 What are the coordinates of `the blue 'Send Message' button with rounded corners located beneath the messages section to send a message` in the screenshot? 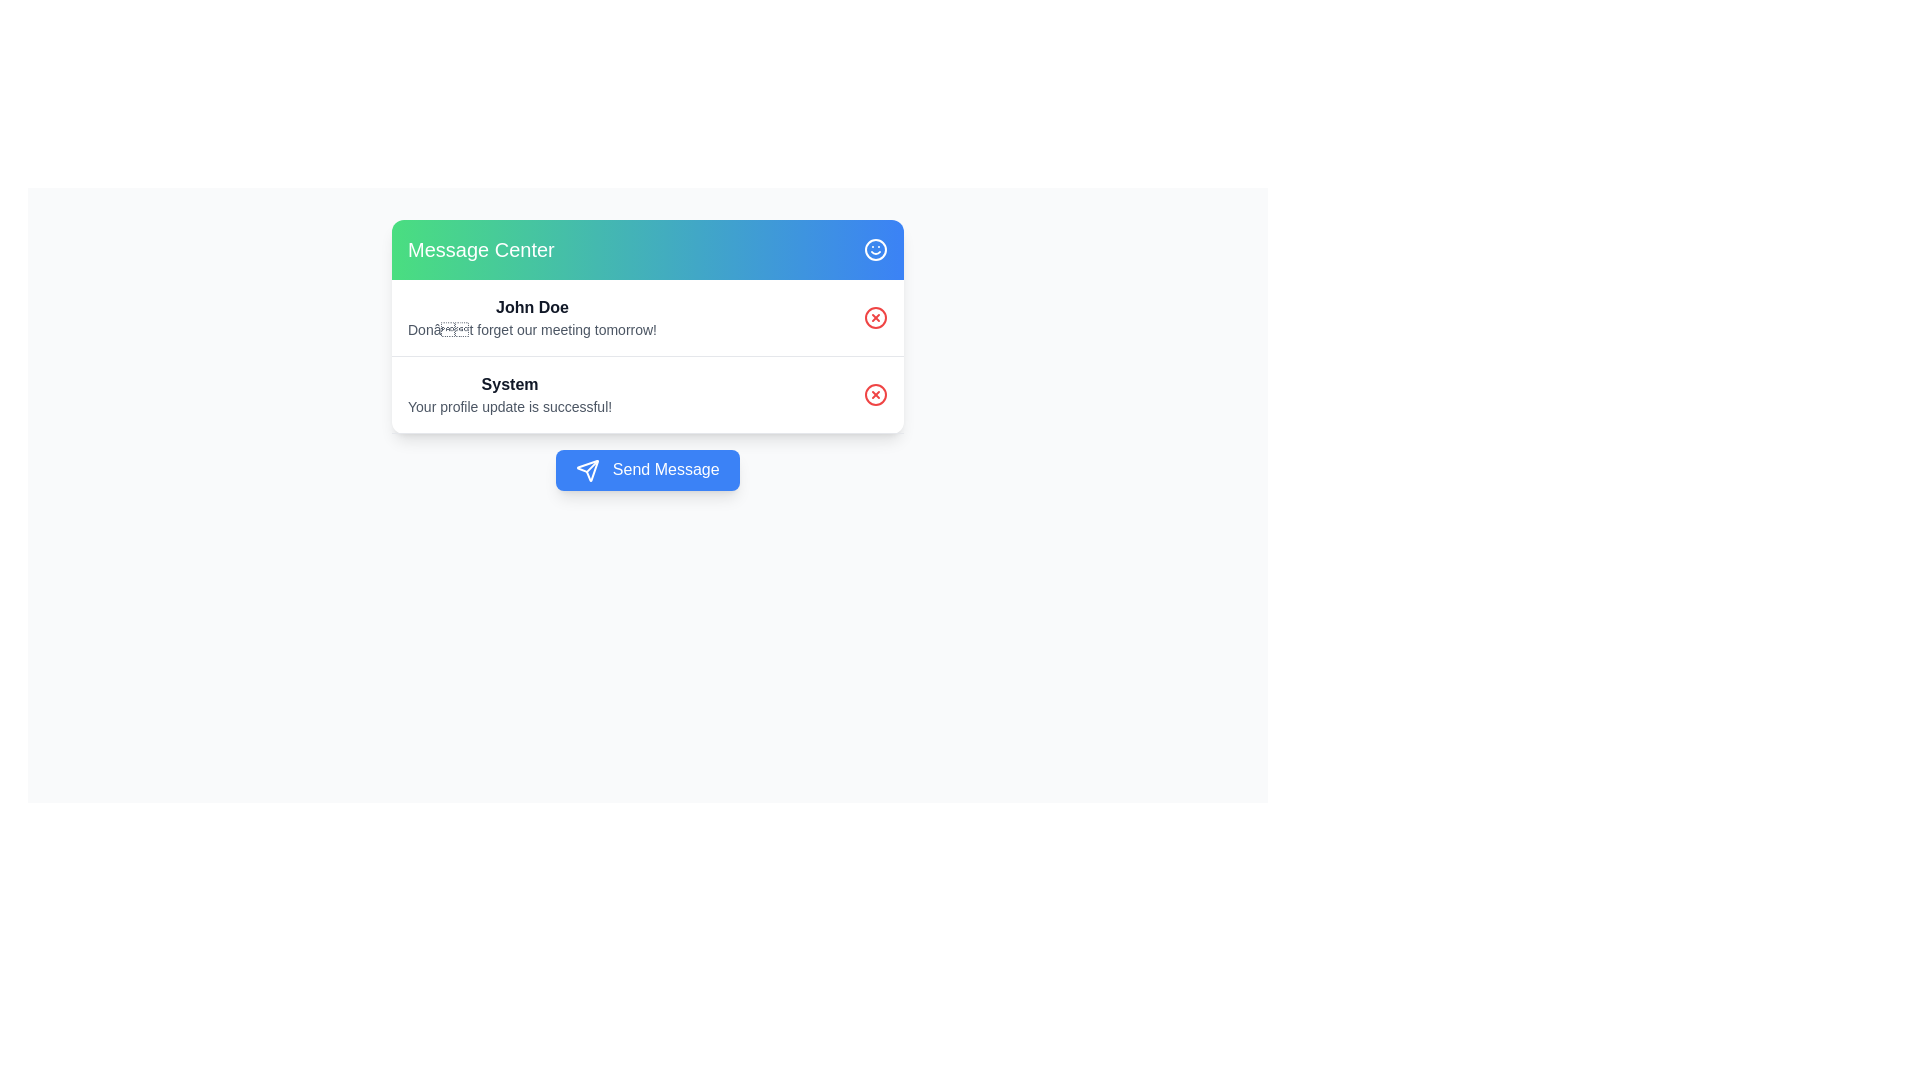 It's located at (648, 470).